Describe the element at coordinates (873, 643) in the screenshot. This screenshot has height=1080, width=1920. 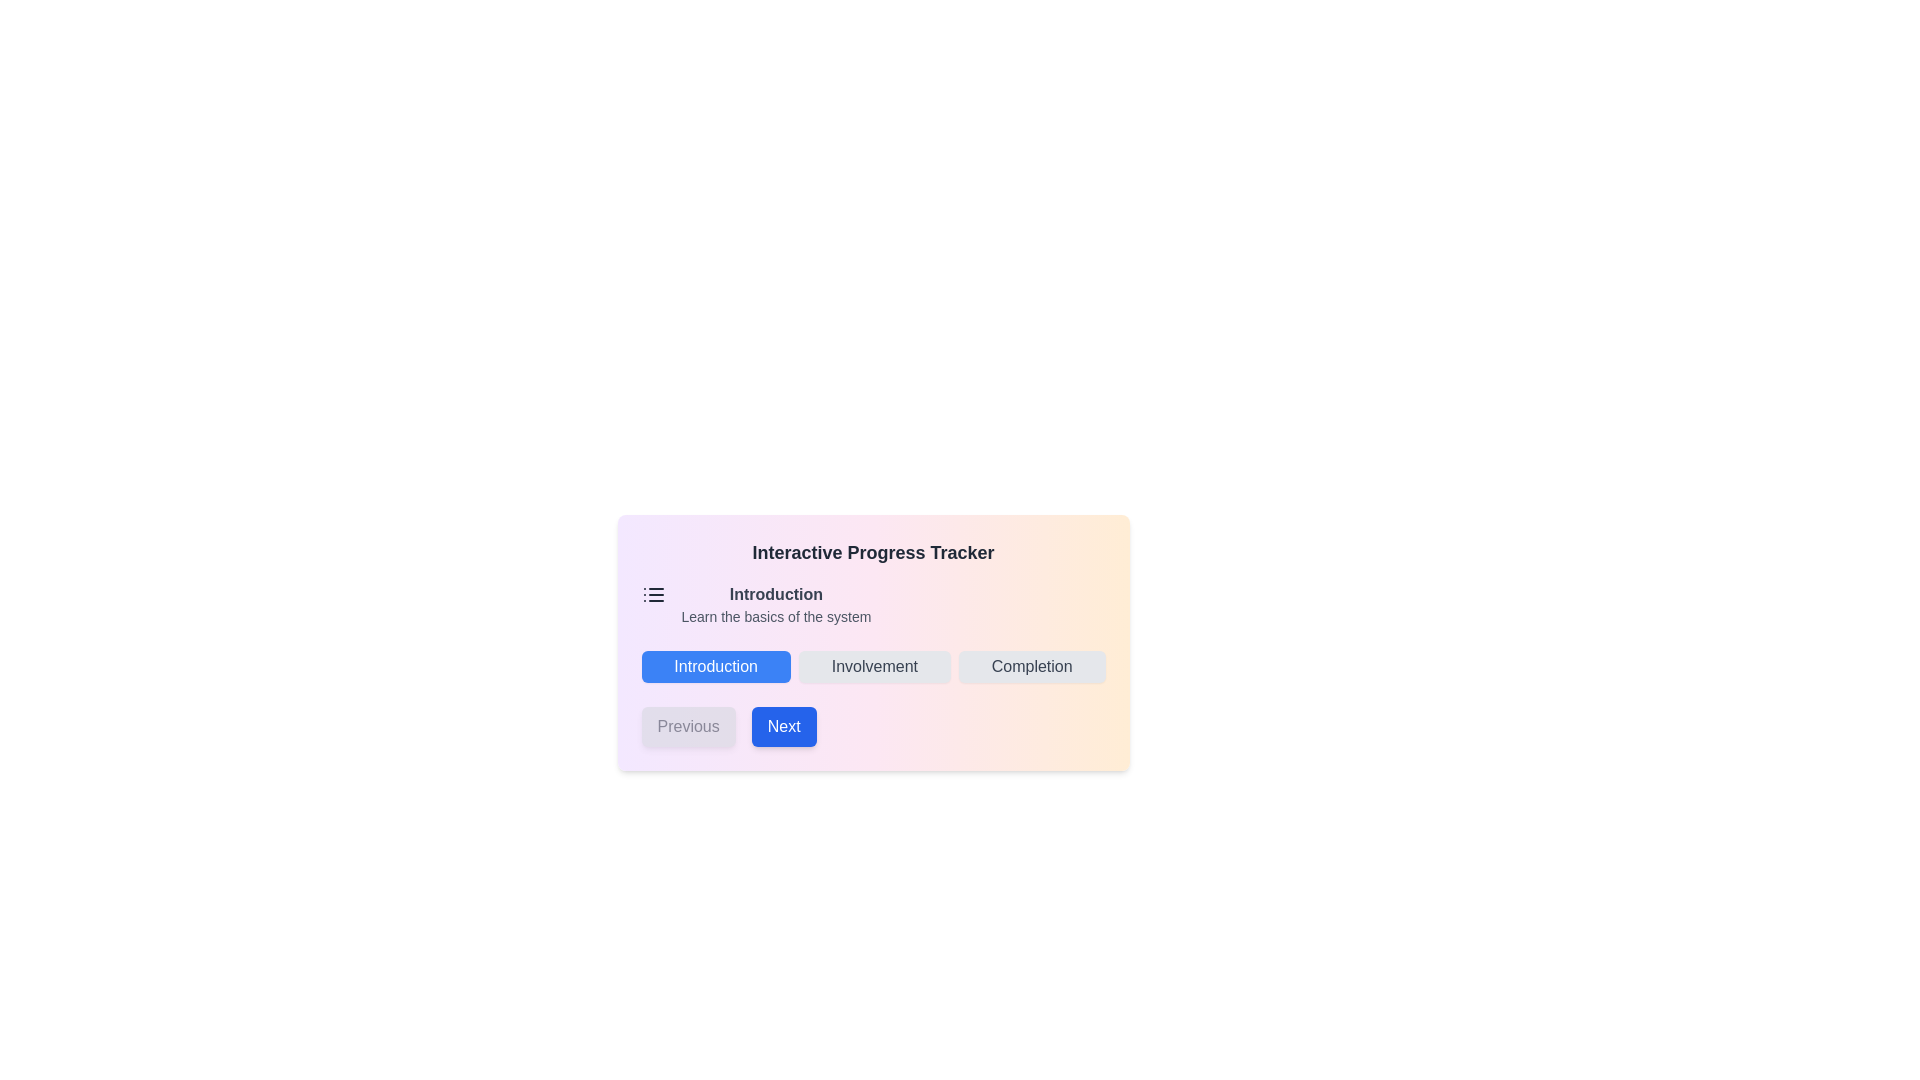
I see `the 'Involvement' button within the progress tracker interface` at that location.